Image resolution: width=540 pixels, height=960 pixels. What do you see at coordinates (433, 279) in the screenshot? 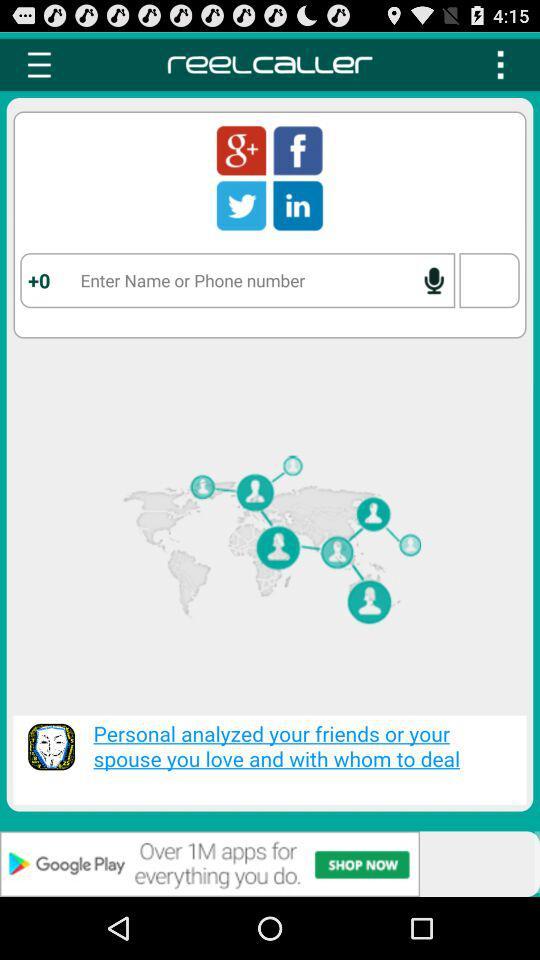
I see `voice search` at bounding box center [433, 279].